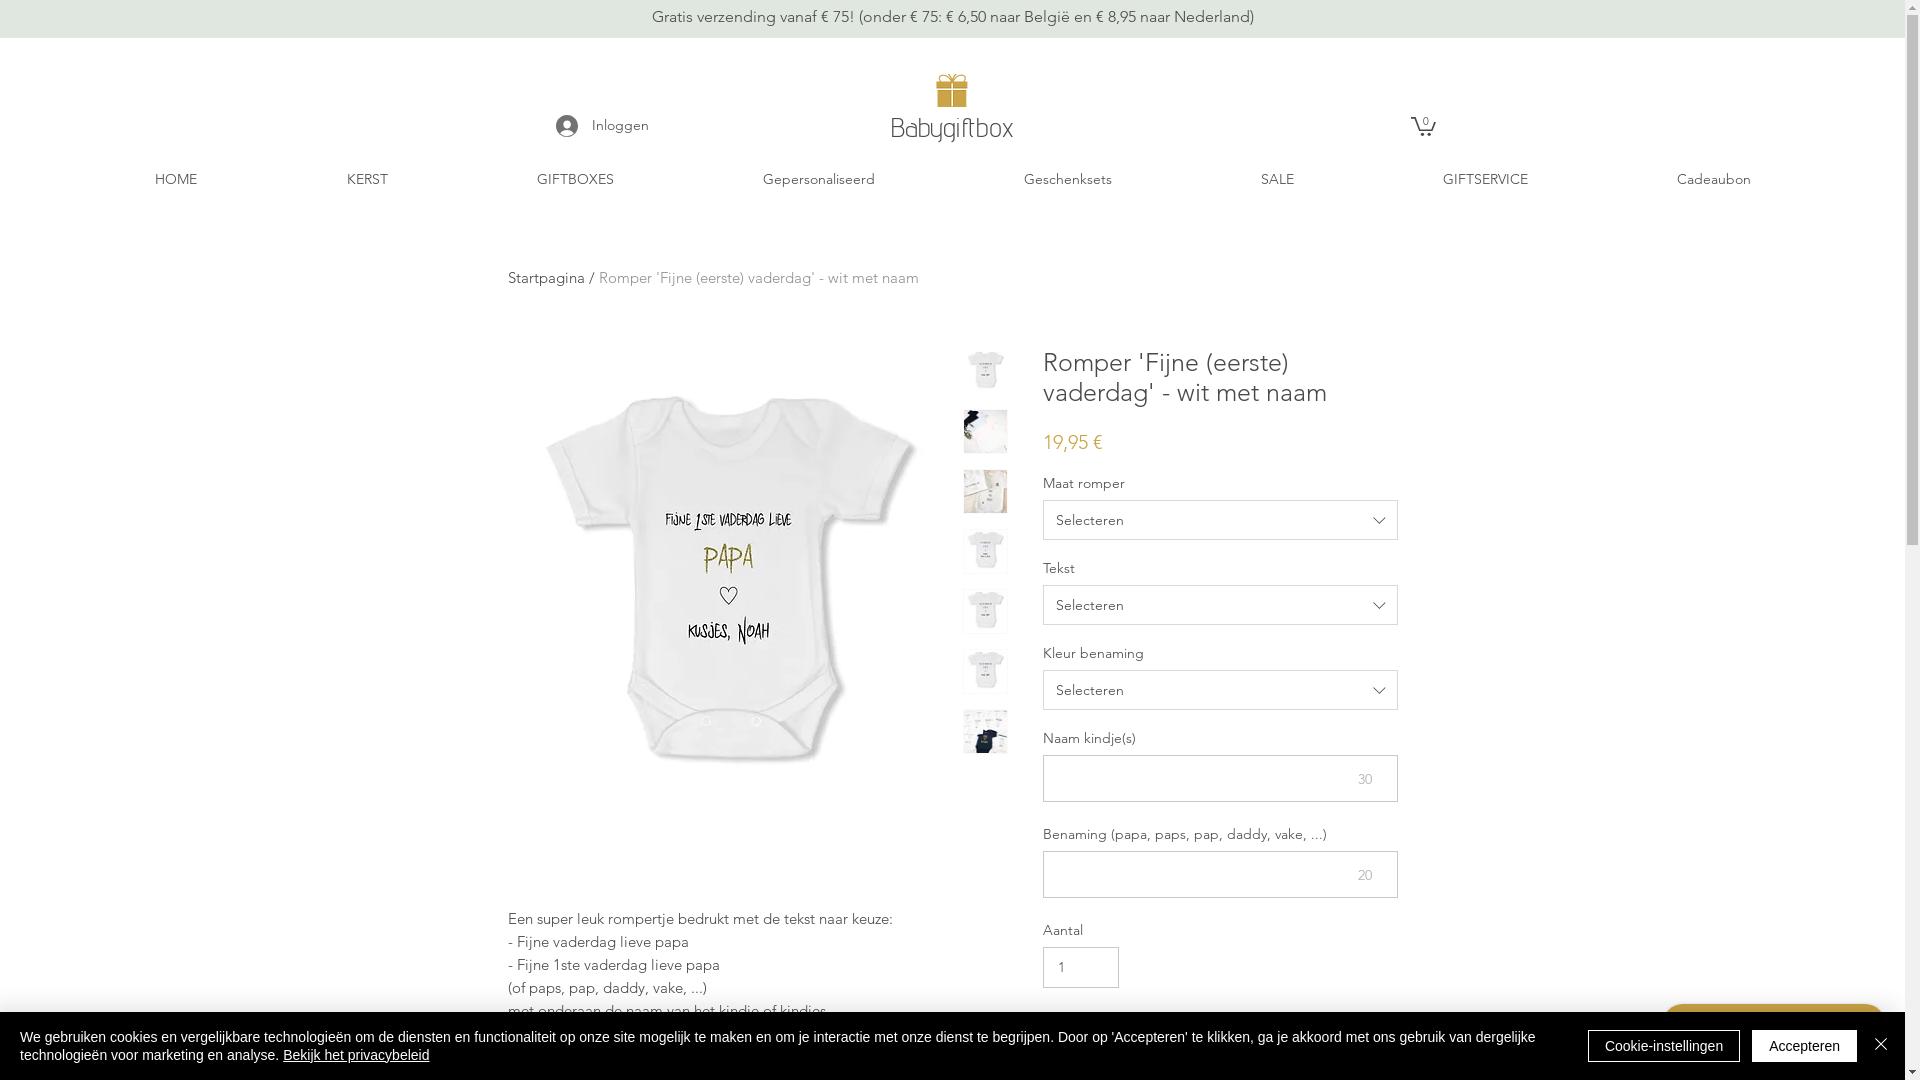  Describe the element at coordinates (950, 126) in the screenshot. I see `'Babygiftbox'` at that location.